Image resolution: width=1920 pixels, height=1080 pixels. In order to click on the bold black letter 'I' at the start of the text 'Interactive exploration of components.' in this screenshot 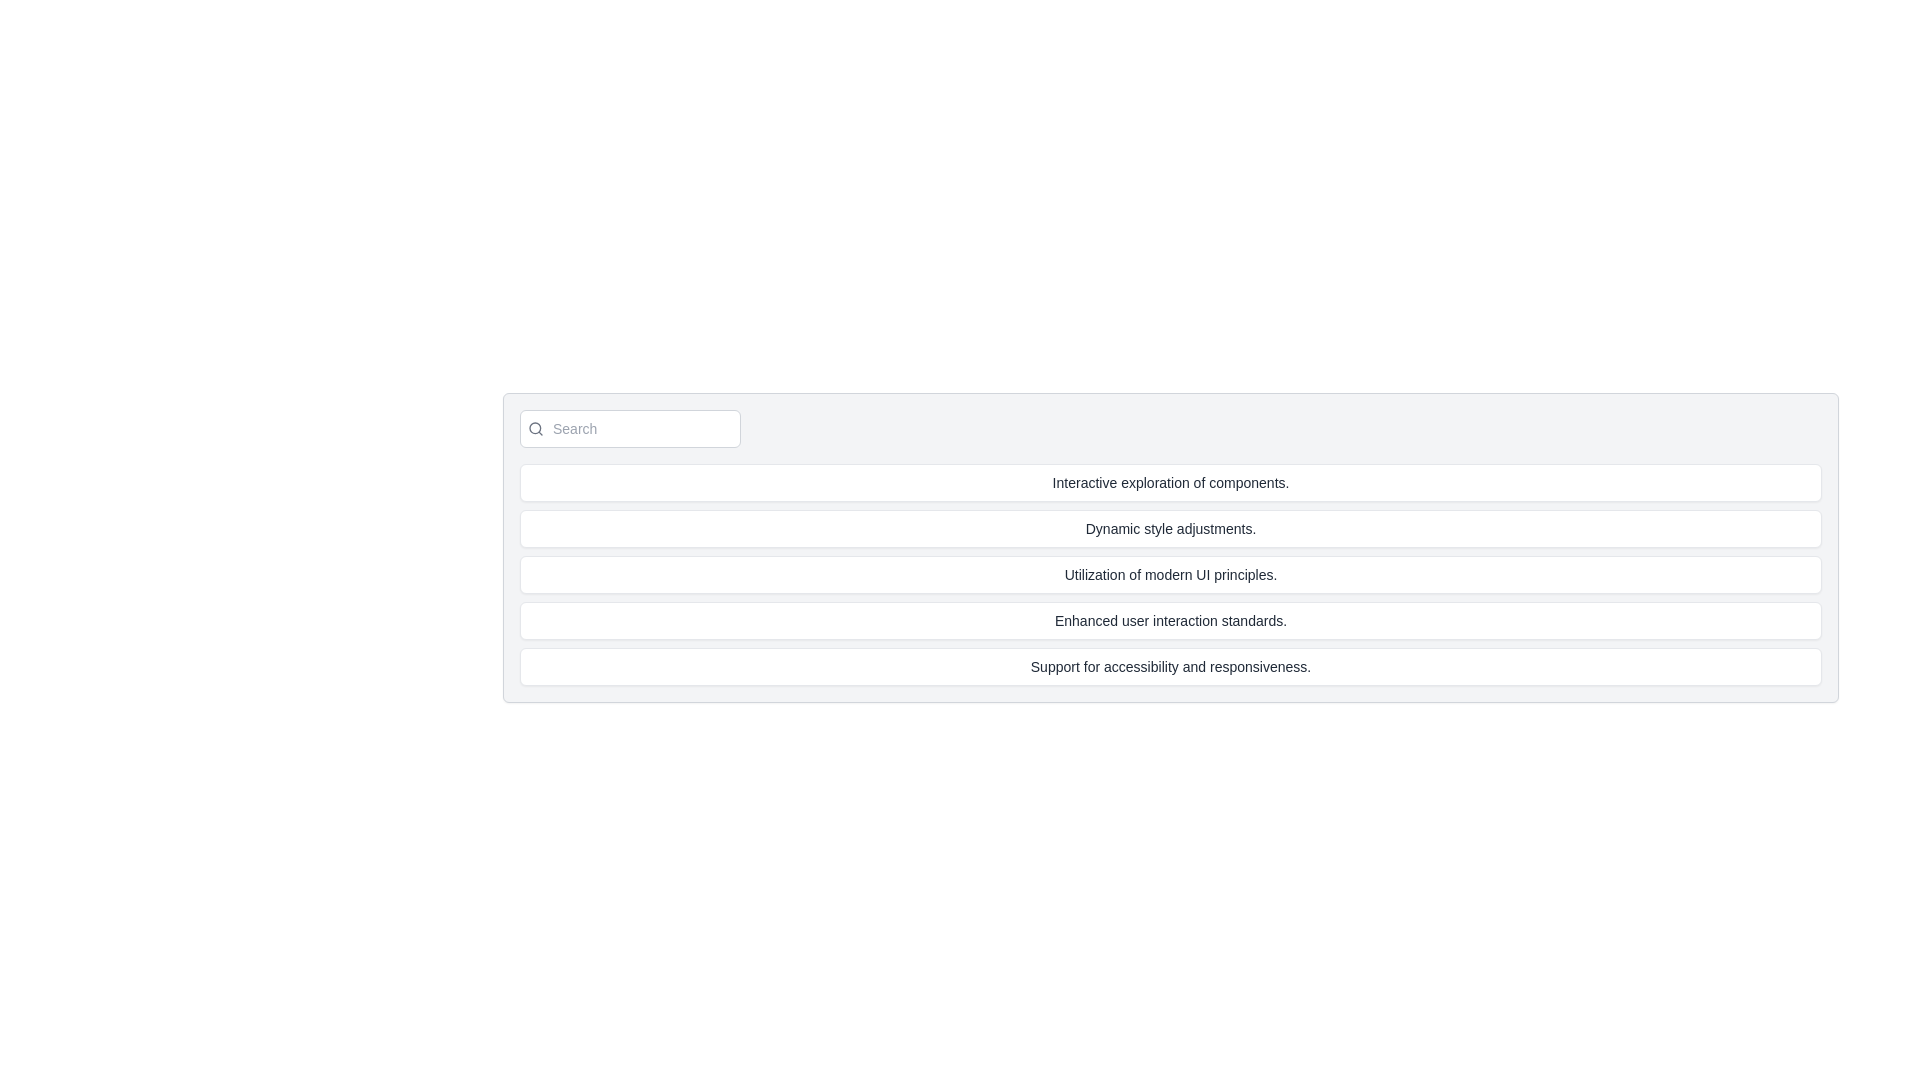, I will do `click(1053, 482)`.